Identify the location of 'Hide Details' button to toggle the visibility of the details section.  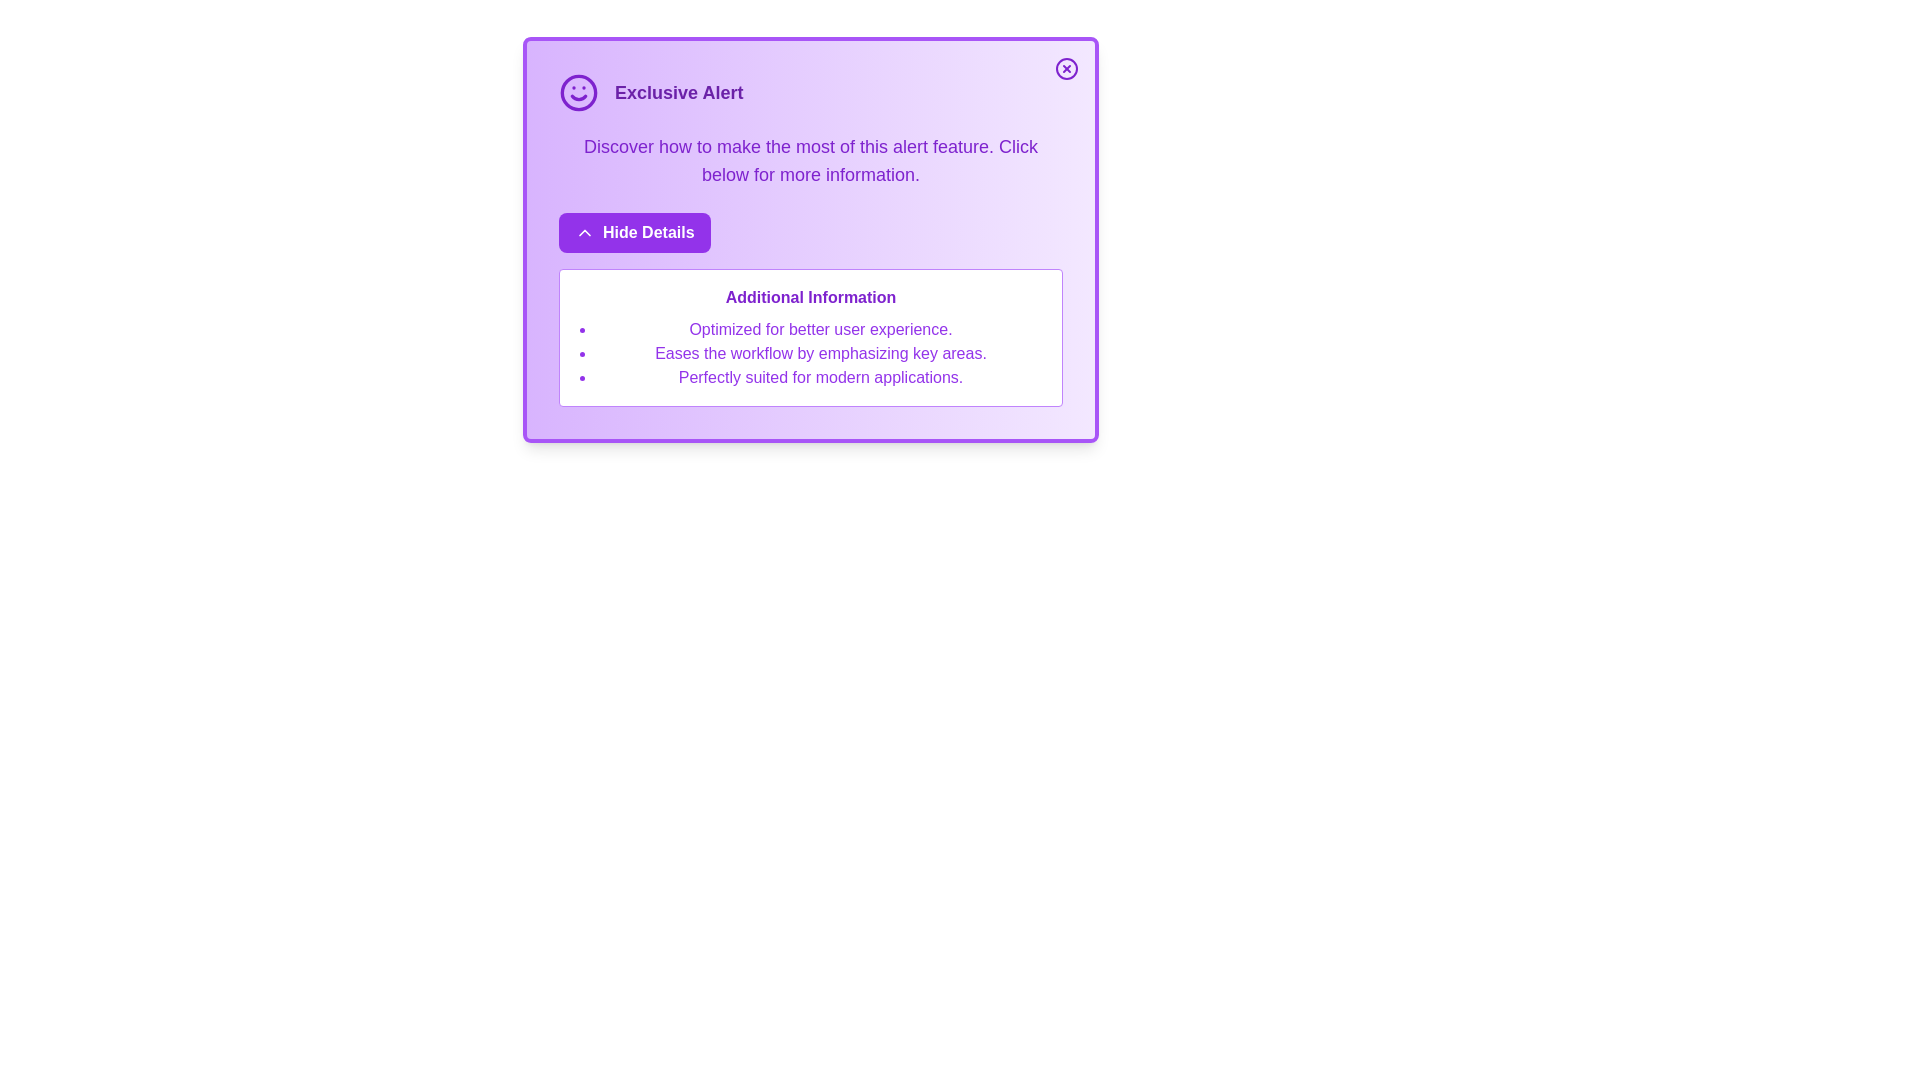
(632, 231).